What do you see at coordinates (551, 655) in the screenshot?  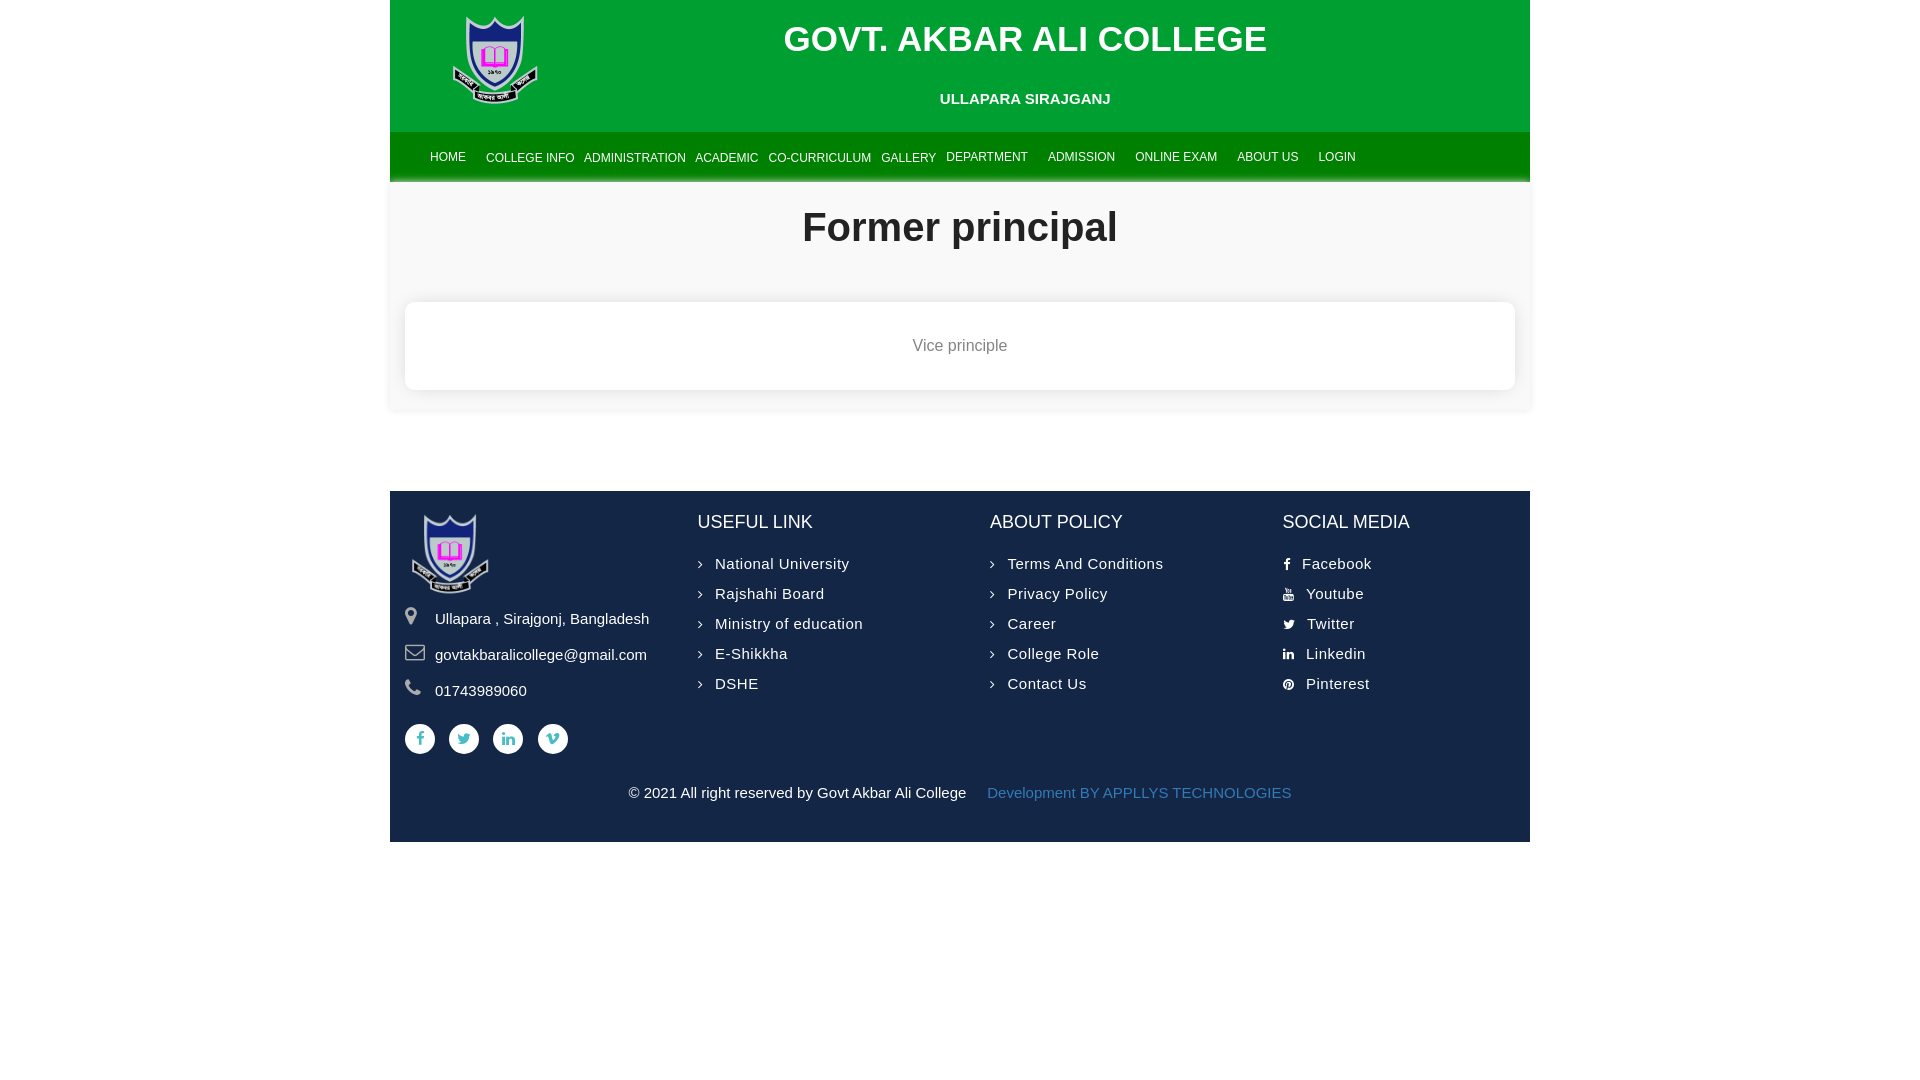 I see `'govtakbaralicollege@gmail.com'` at bounding box center [551, 655].